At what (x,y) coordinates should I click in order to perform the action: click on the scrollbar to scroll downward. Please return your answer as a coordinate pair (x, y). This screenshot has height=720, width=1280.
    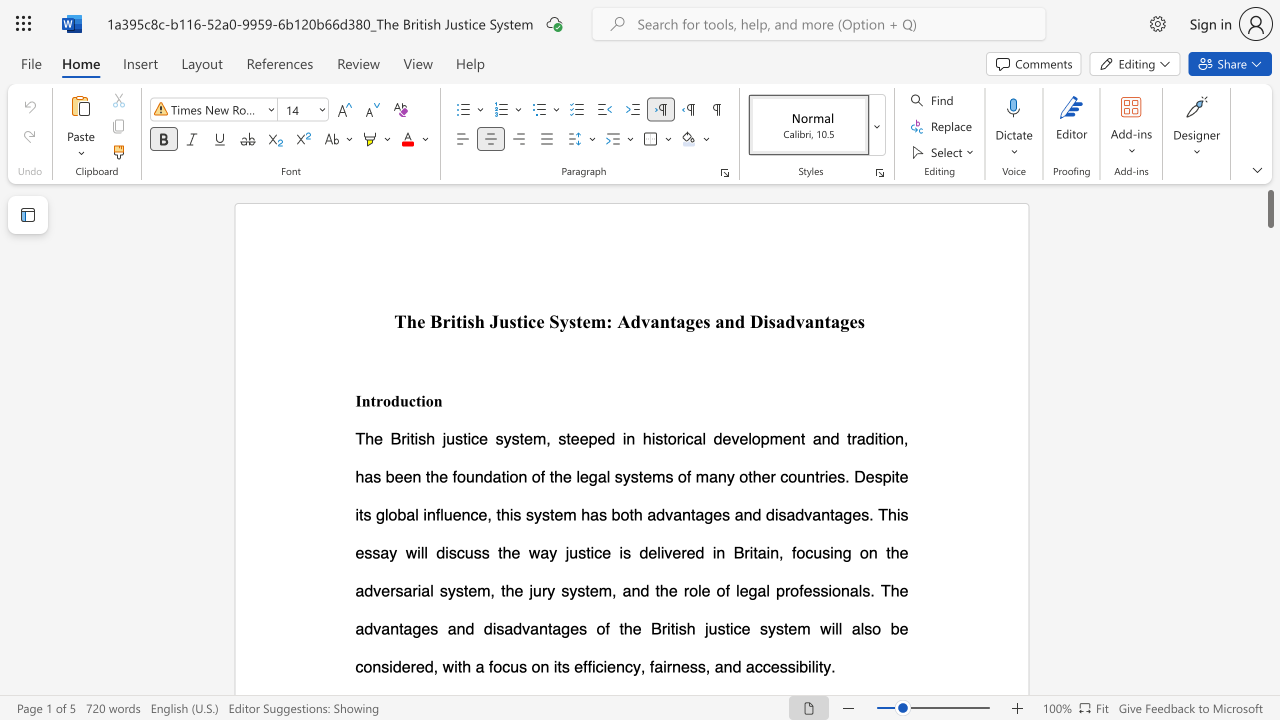
    Looking at the image, I should click on (1269, 580).